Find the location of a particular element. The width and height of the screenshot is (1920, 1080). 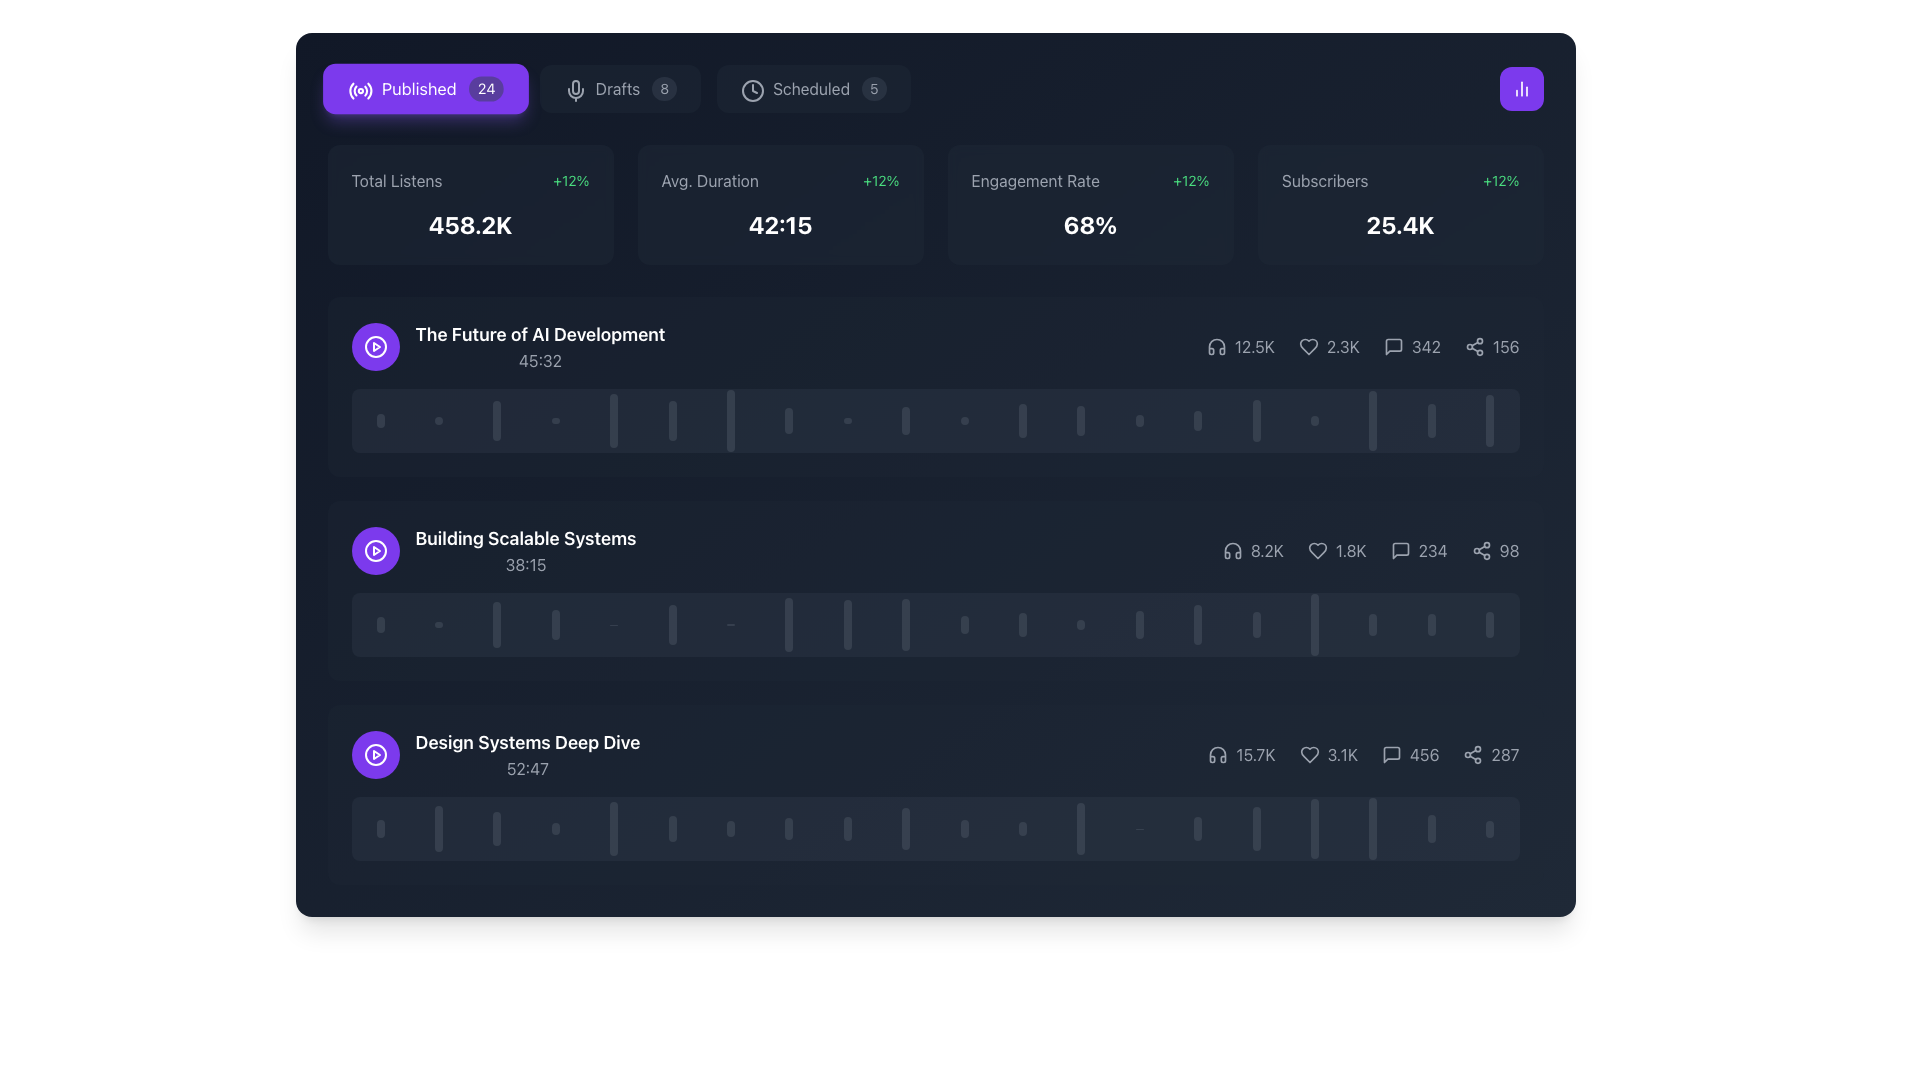

the sixth decorative or data visualization bar under the 'The Future of AI Development' section, which serves as a visual marker or indicator is located at coordinates (672, 419).